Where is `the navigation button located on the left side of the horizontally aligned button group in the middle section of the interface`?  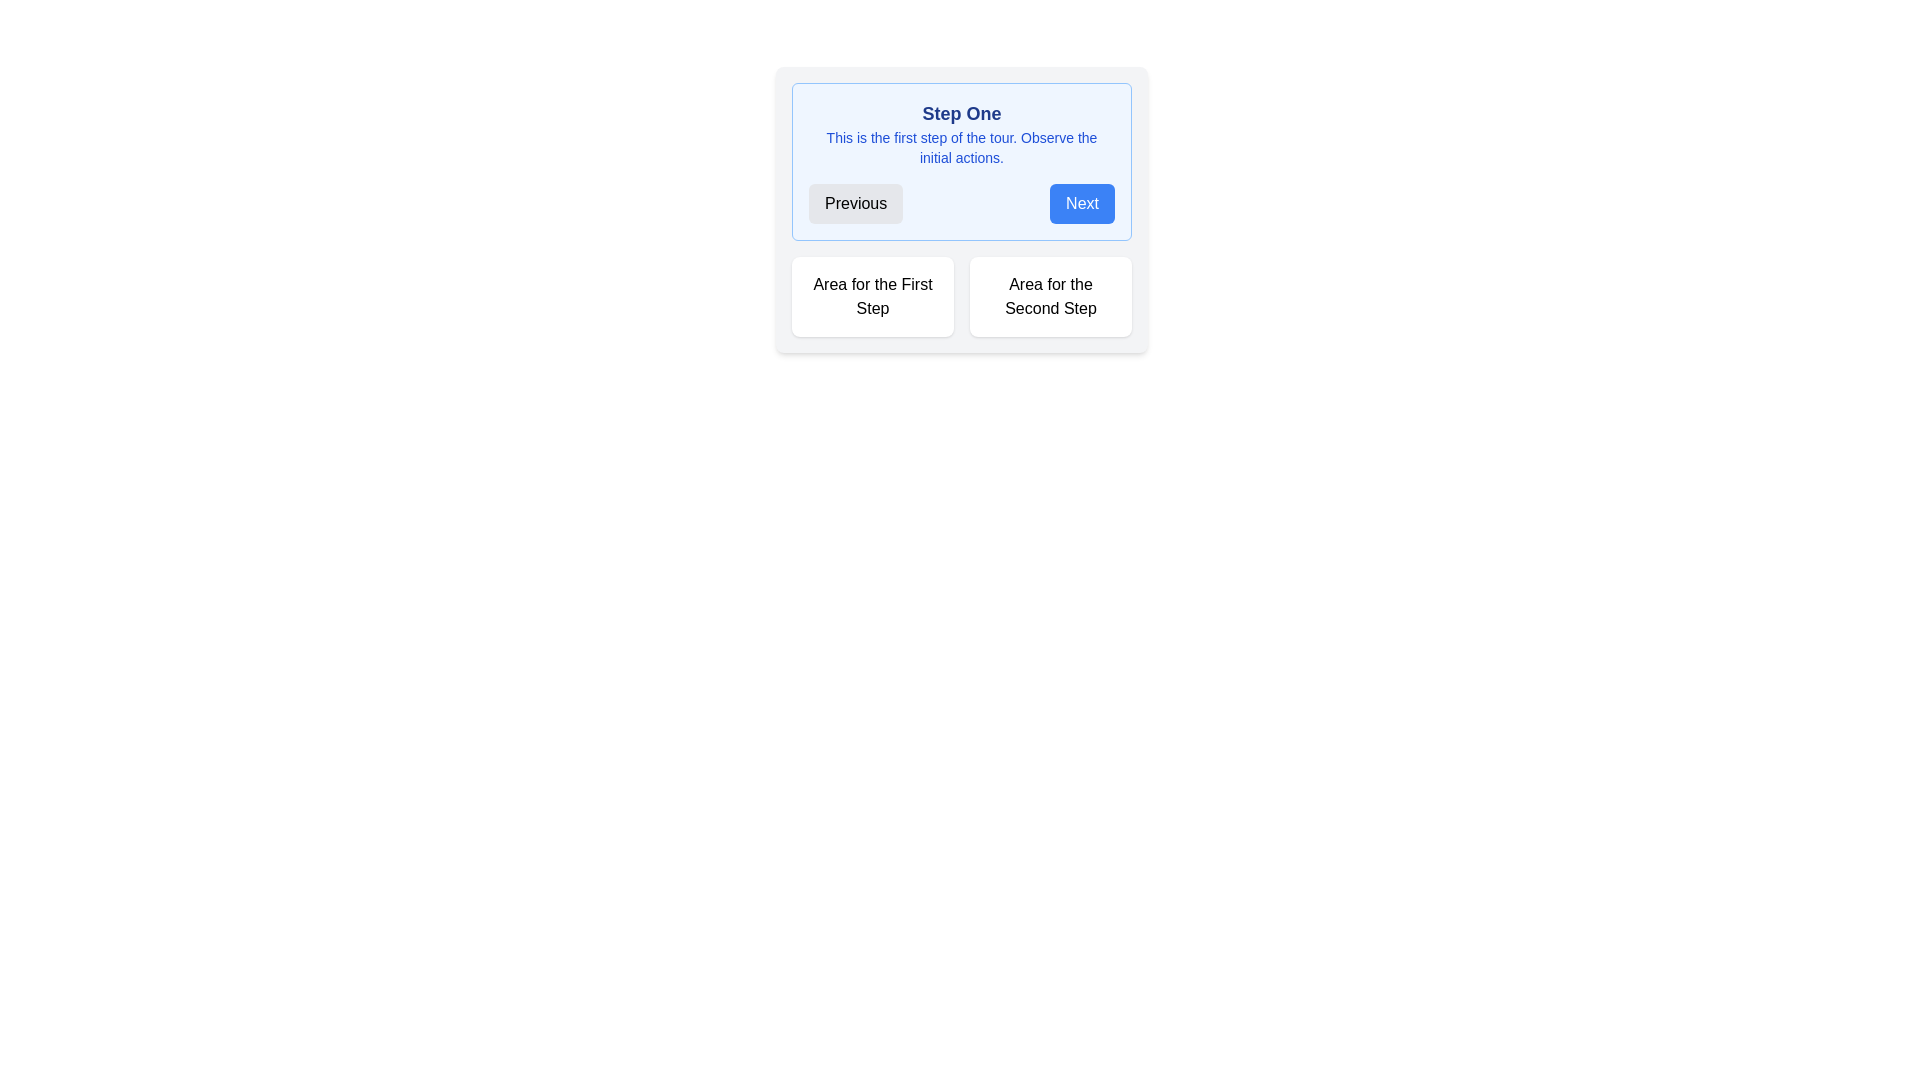 the navigation button located on the left side of the horizontally aligned button group in the middle section of the interface is located at coordinates (856, 204).